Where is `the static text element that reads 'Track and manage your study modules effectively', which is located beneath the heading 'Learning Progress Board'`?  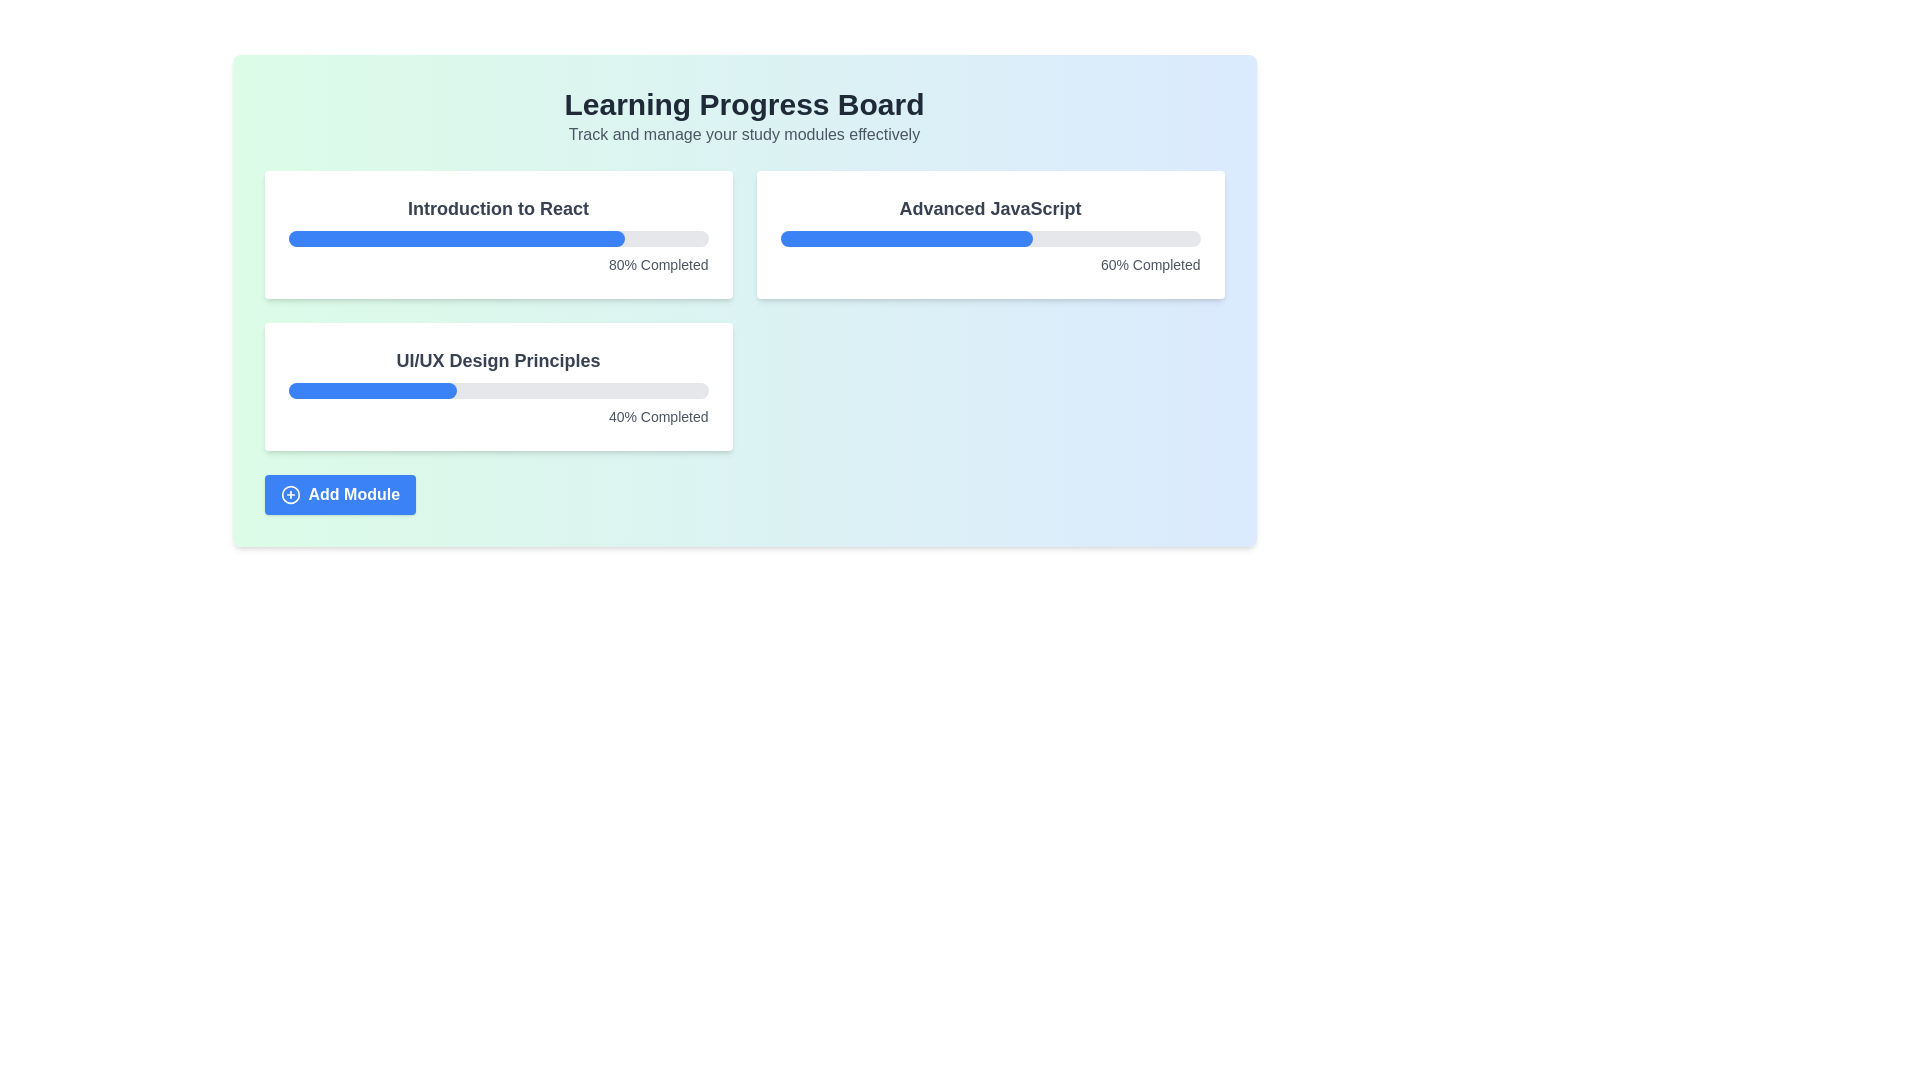
the static text element that reads 'Track and manage your study modules effectively', which is located beneath the heading 'Learning Progress Board' is located at coordinates (743, 135).